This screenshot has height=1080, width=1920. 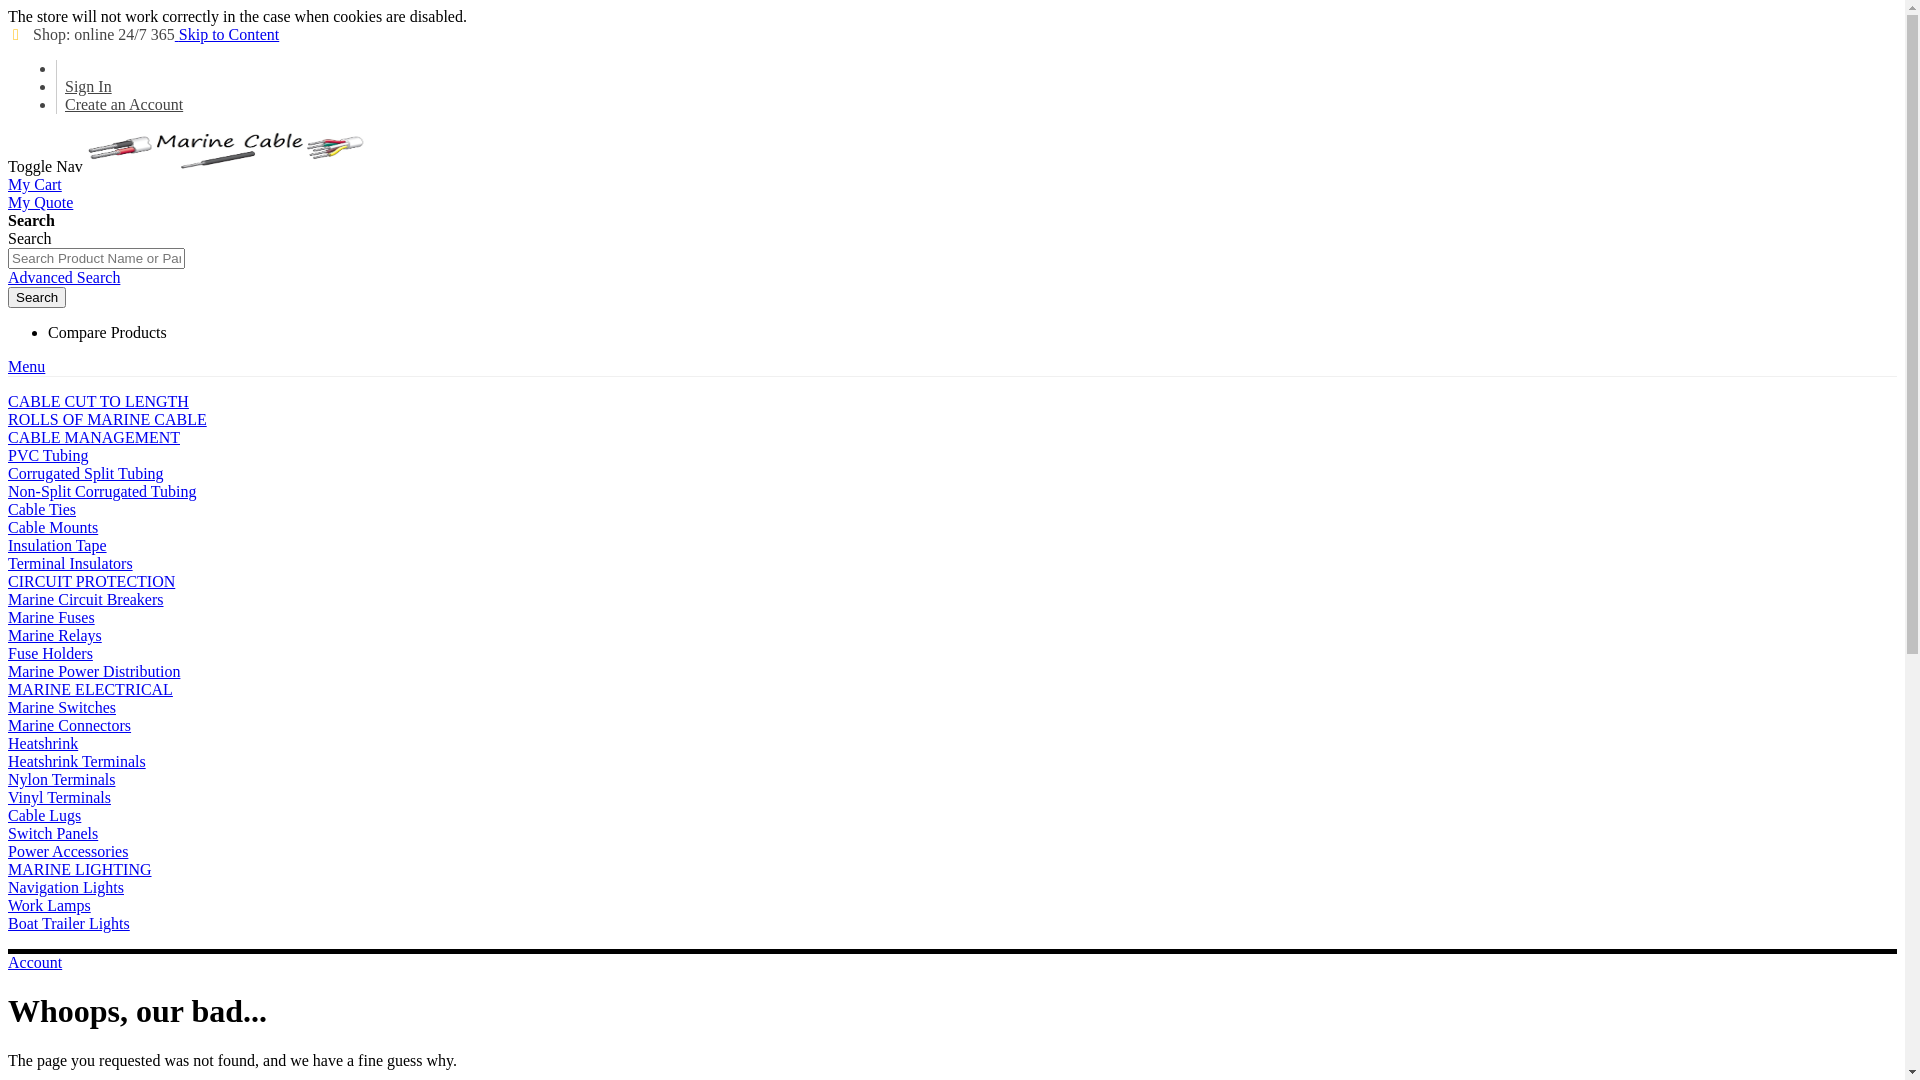 What do you see at coordinates (67, 851) in the screenshot?
I see `'Power Accessories'` at bounding box center [67, 851].